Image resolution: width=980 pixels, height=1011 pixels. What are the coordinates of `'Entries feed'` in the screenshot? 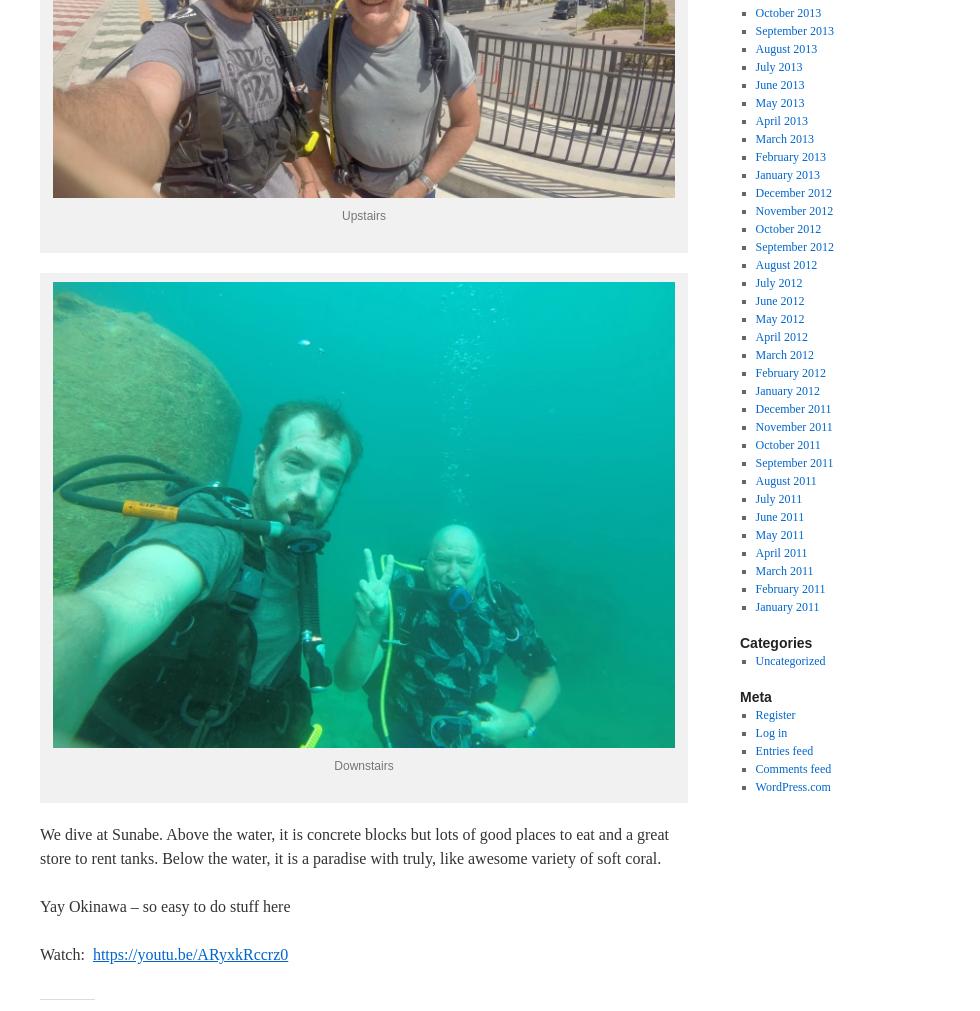 It's located at (754, 748).